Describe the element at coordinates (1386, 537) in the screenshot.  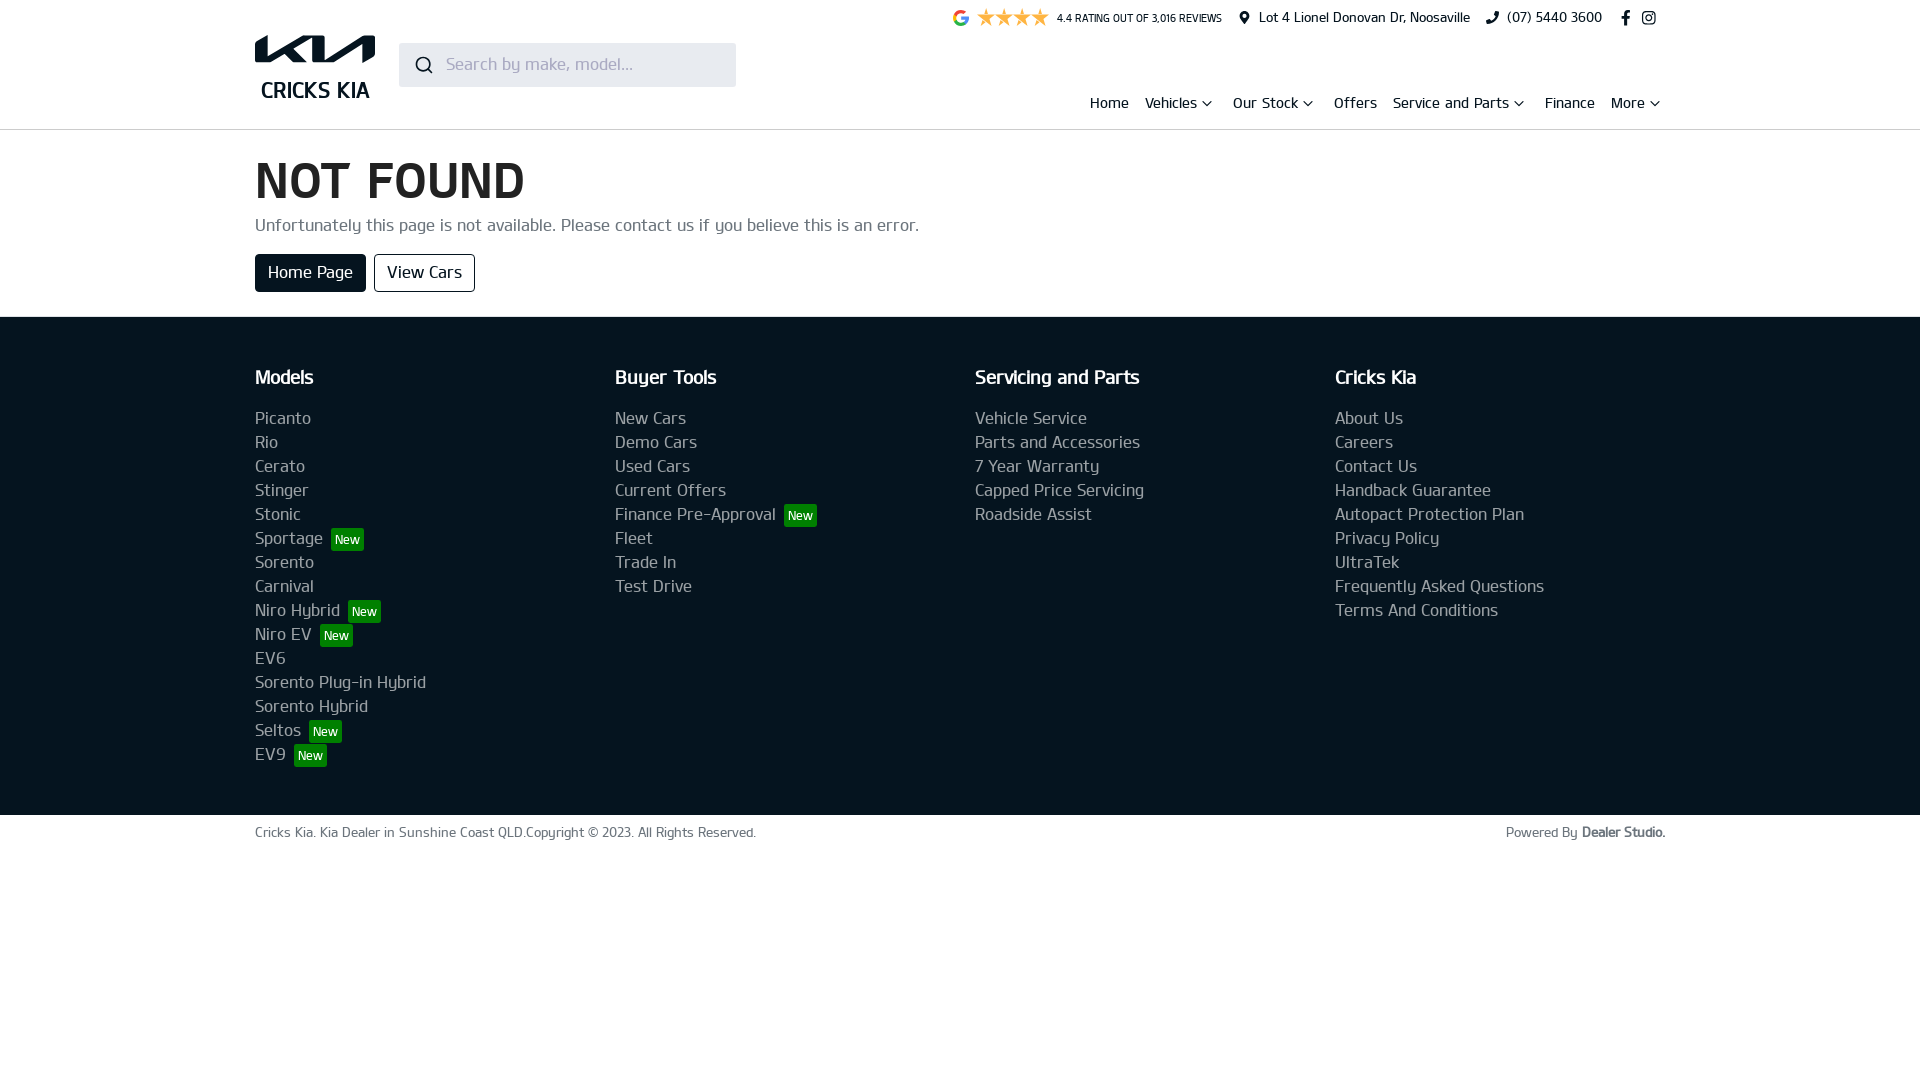
I see `'Privacy Policy'` at that location.